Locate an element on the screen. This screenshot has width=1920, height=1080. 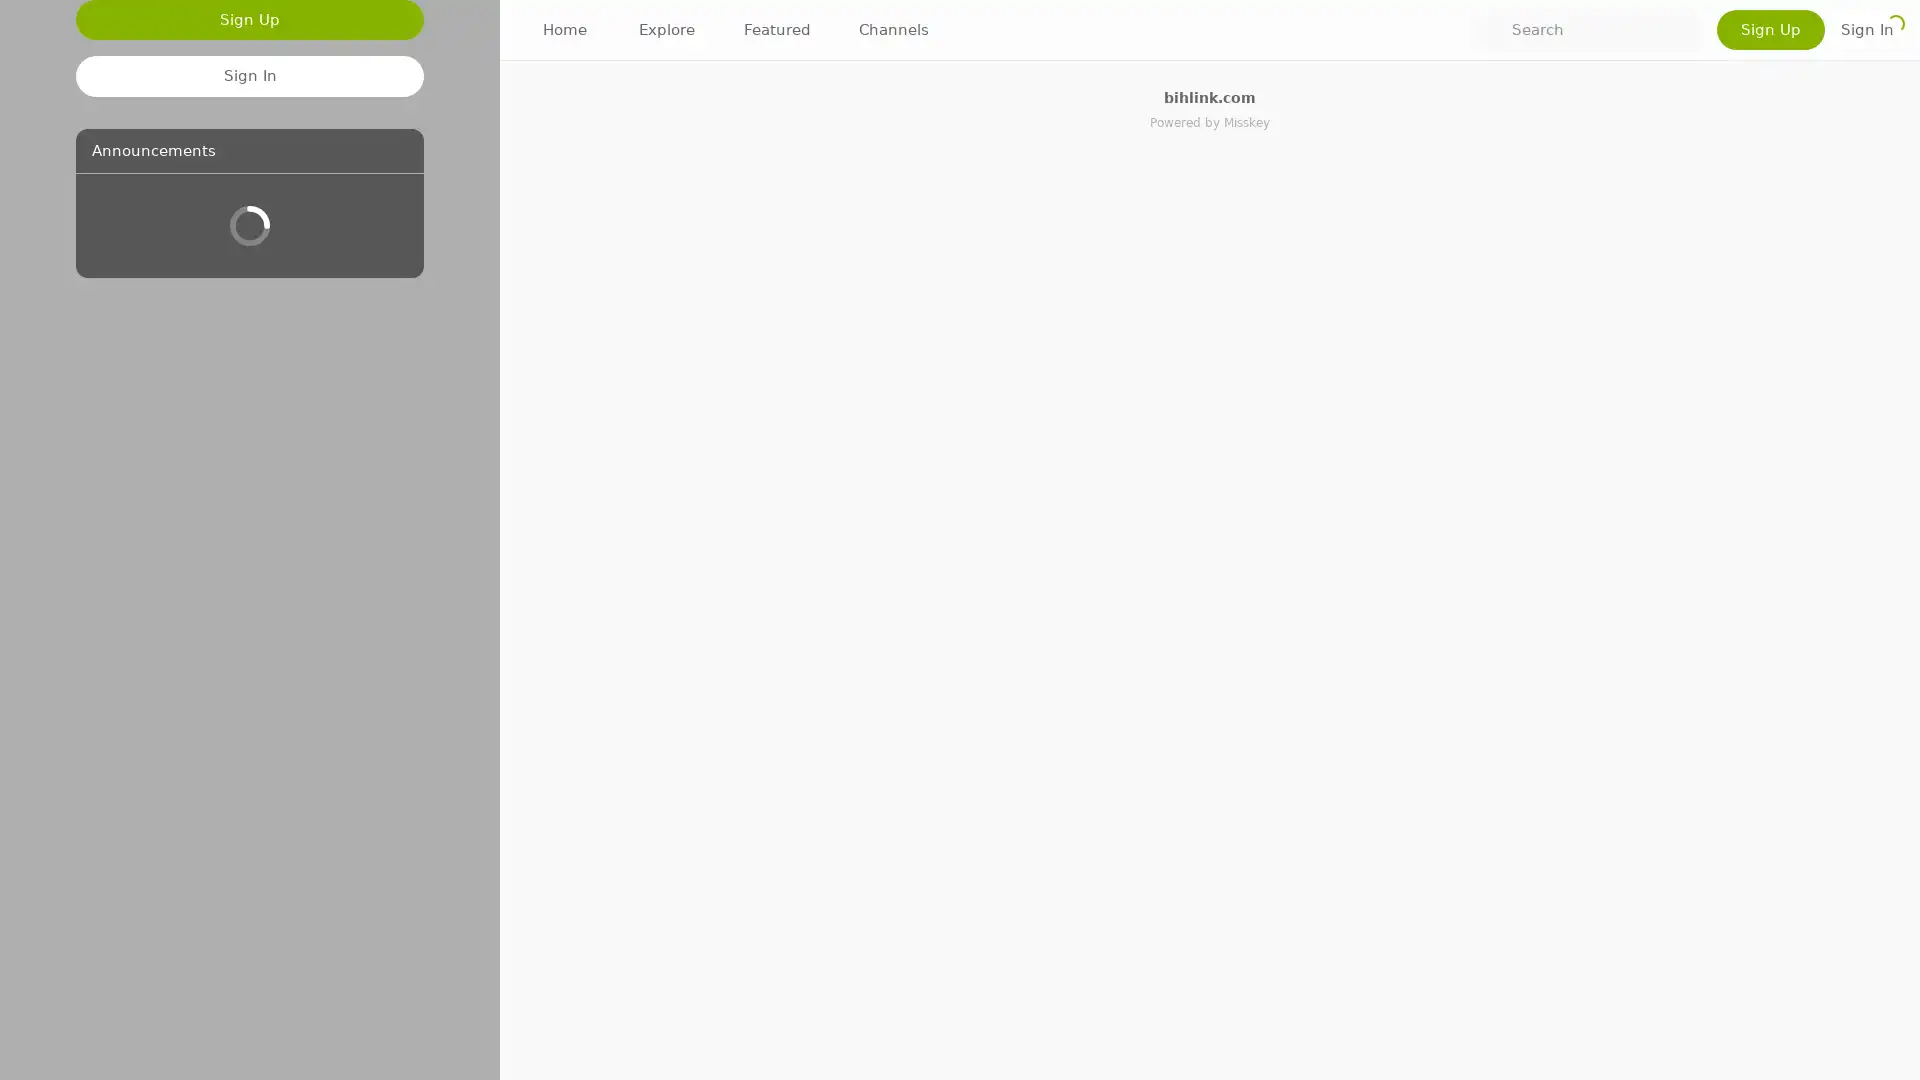
Show more is located at coordinates (1245, 219).